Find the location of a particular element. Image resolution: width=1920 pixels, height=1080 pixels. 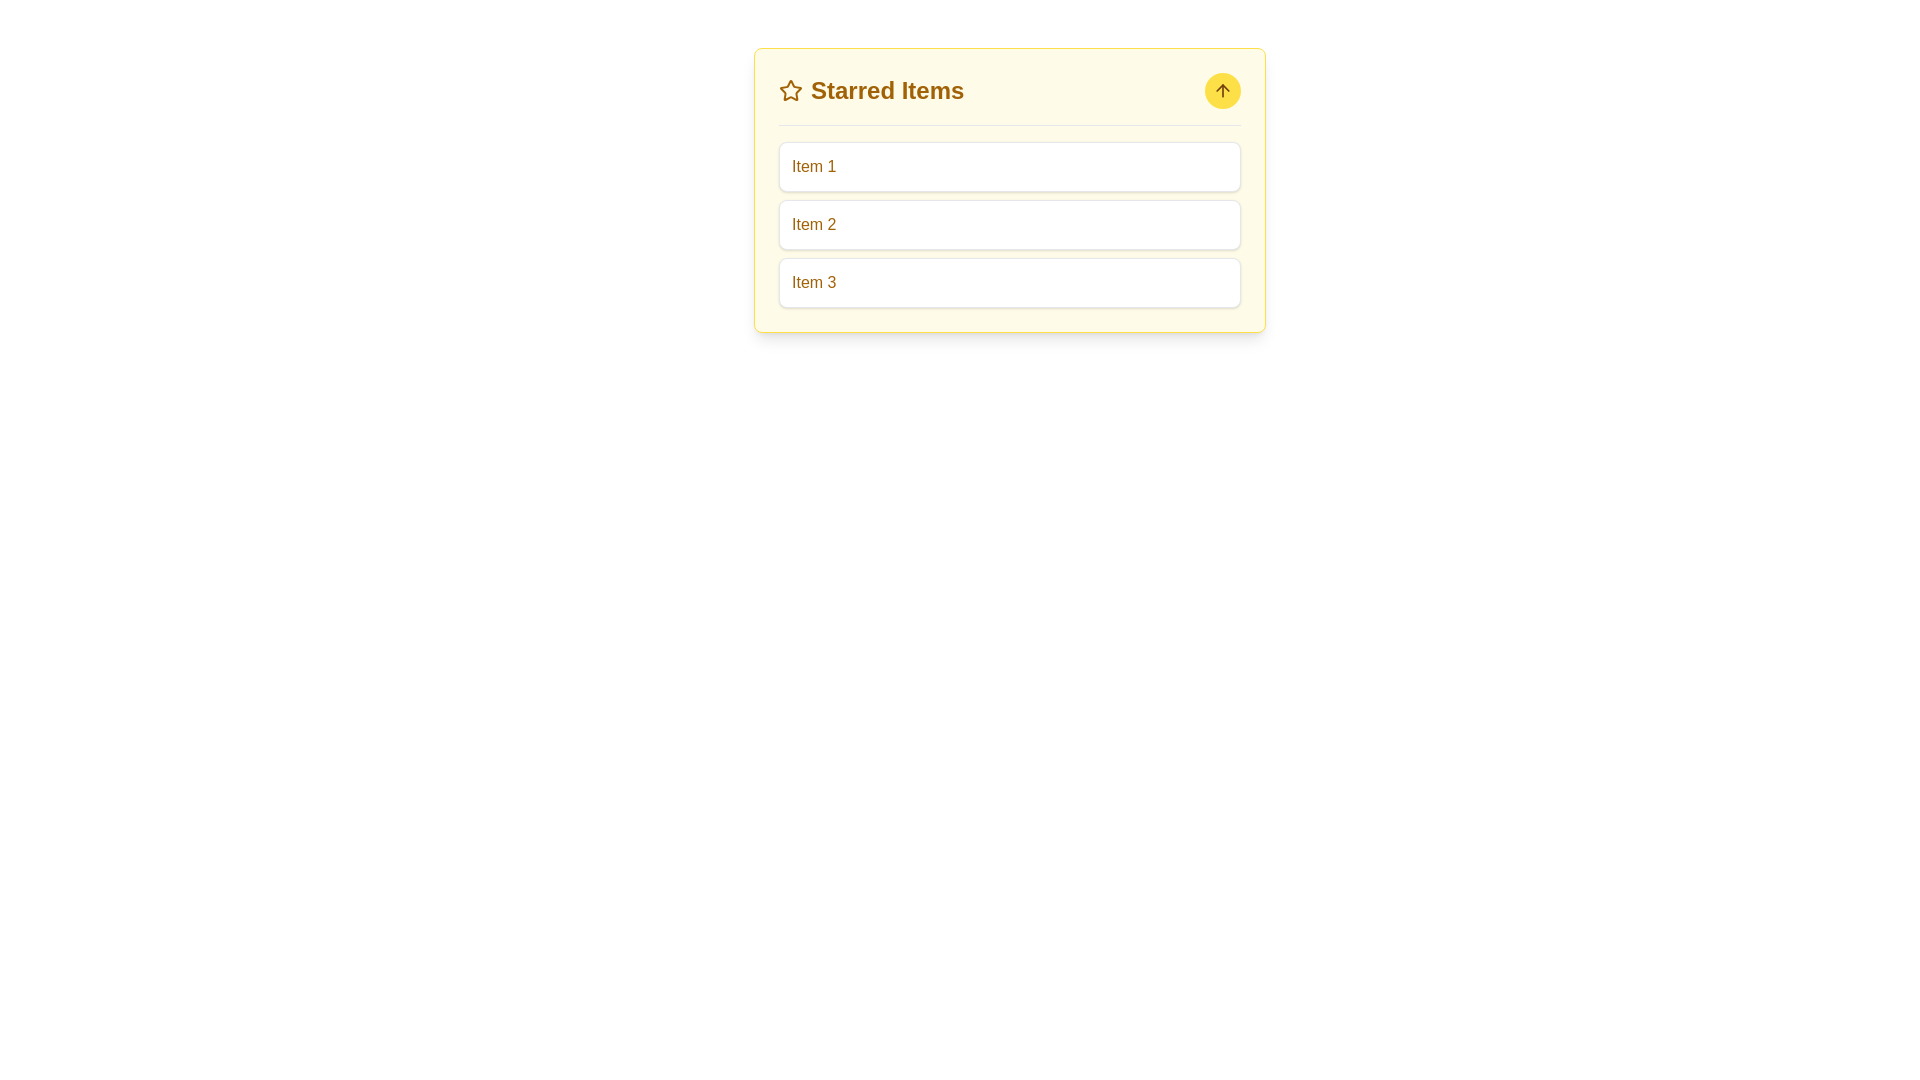

the star-shaped Decorative Icon with a brown border and white fill, located next to the 'Starred Items' heading is located at coordinates (790, 91).